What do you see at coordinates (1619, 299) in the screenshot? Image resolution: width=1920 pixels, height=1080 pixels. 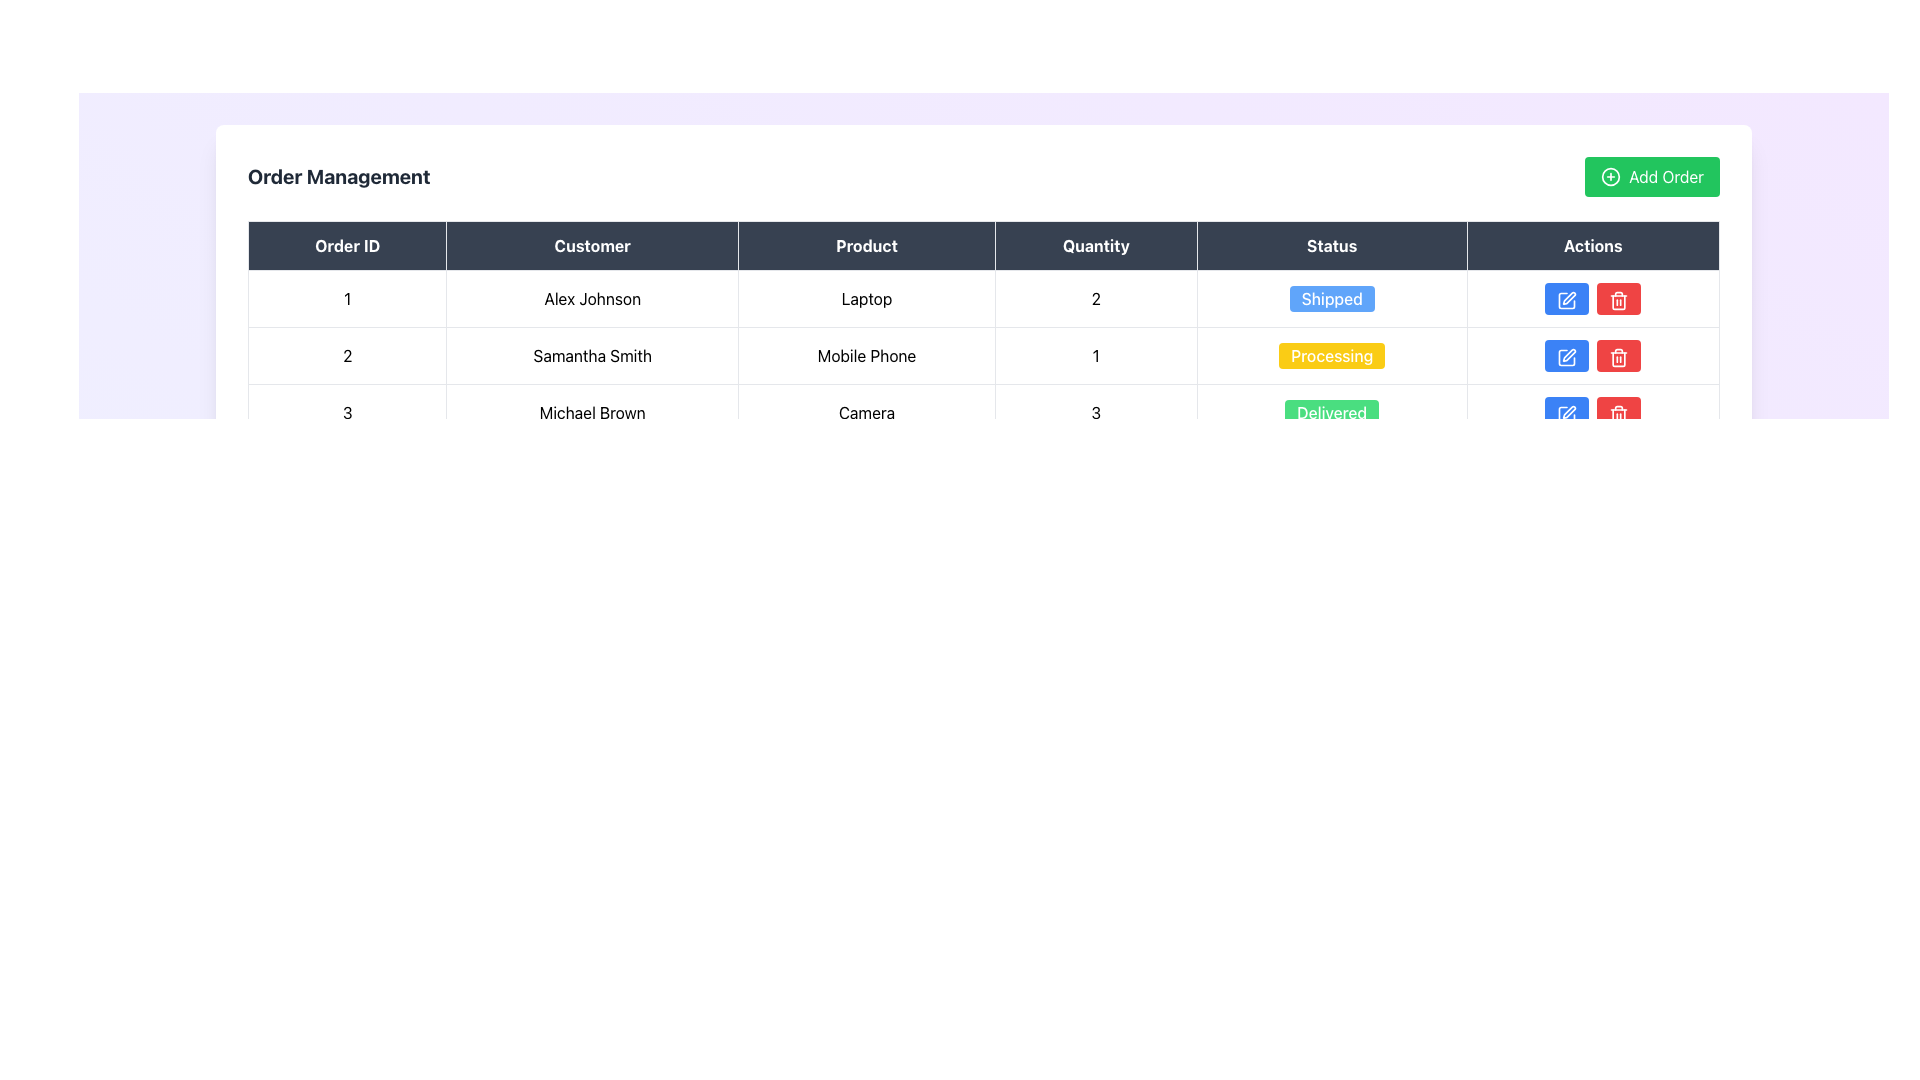 I see `the delete button located in the 'Actions' column for the second item ('Mobile Phone' by Samantha Smith)` at bounding box center [1619, 299].